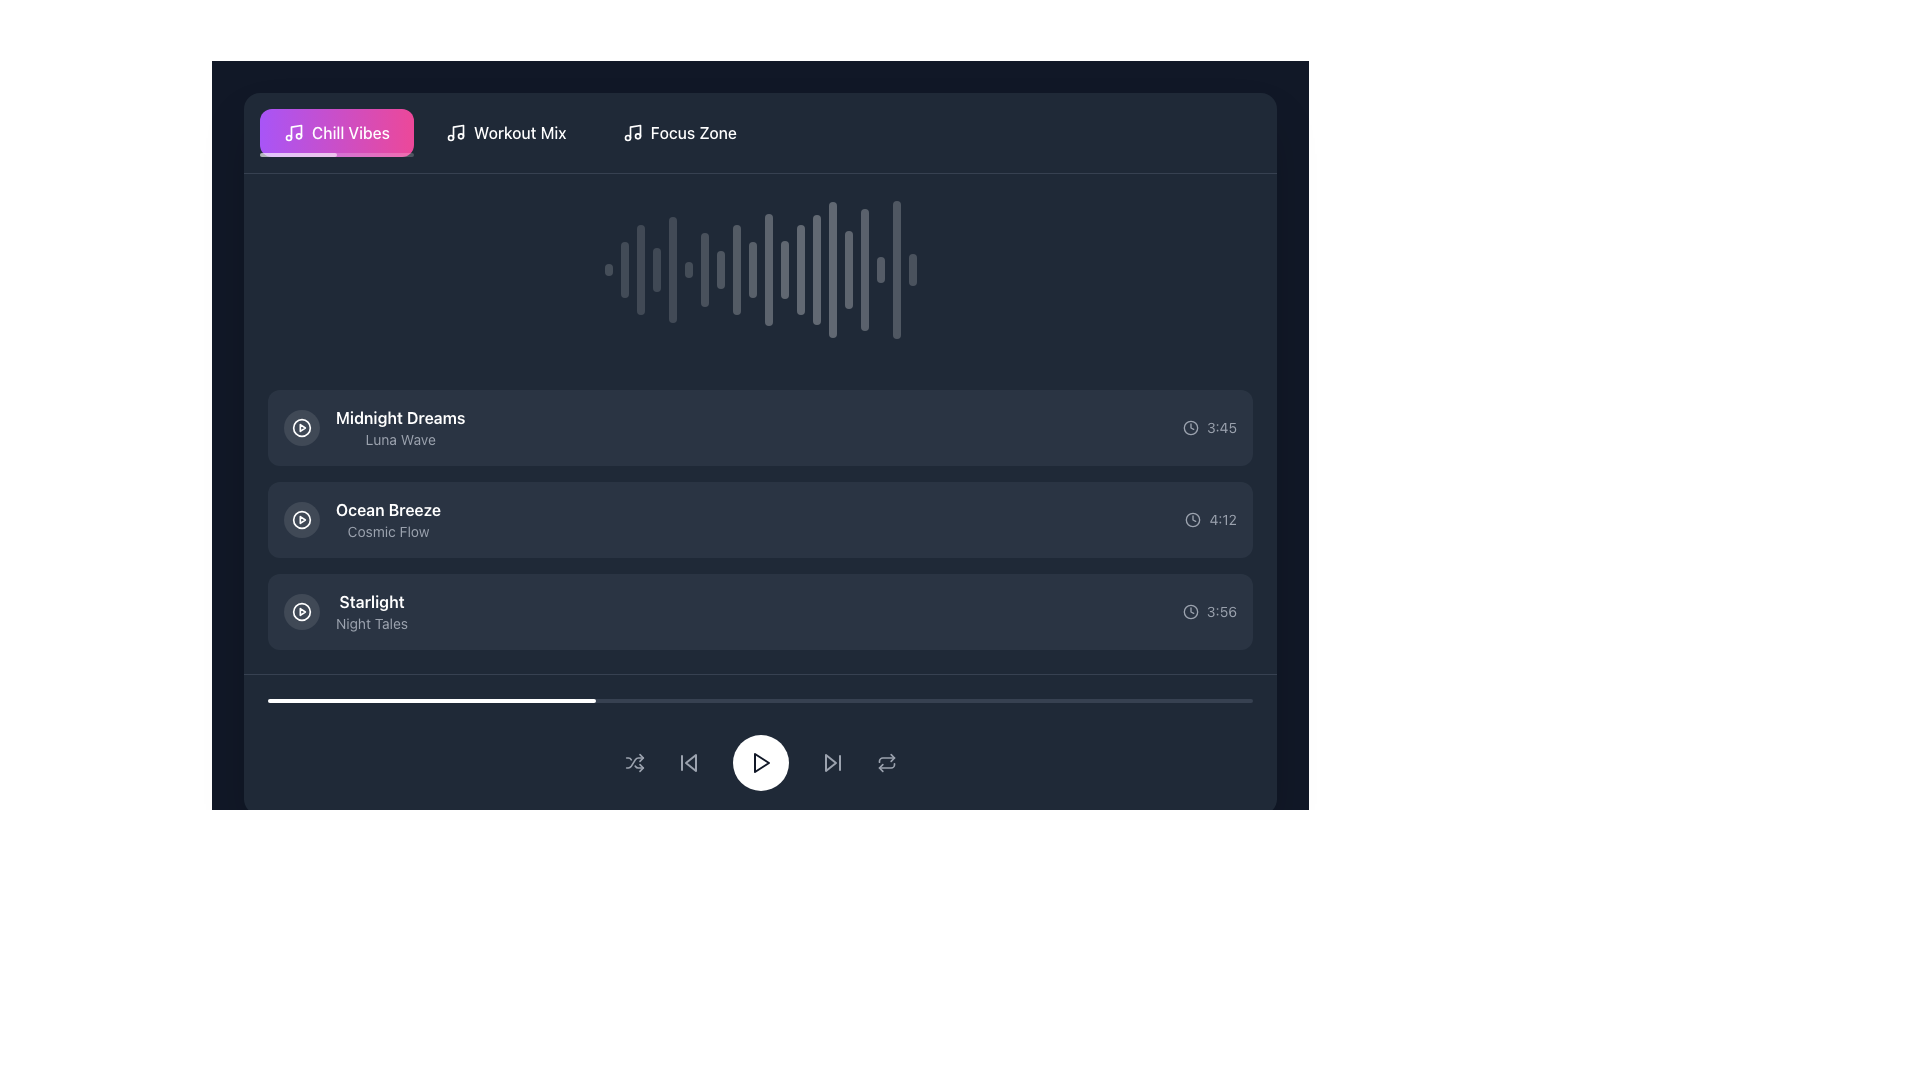 This screenshot has width=1920, height=1080. What do you see at coordinates (301, 611) in the screenshot?
I see `the circular play button with a triangle icon` at bounding box center [301, 611].